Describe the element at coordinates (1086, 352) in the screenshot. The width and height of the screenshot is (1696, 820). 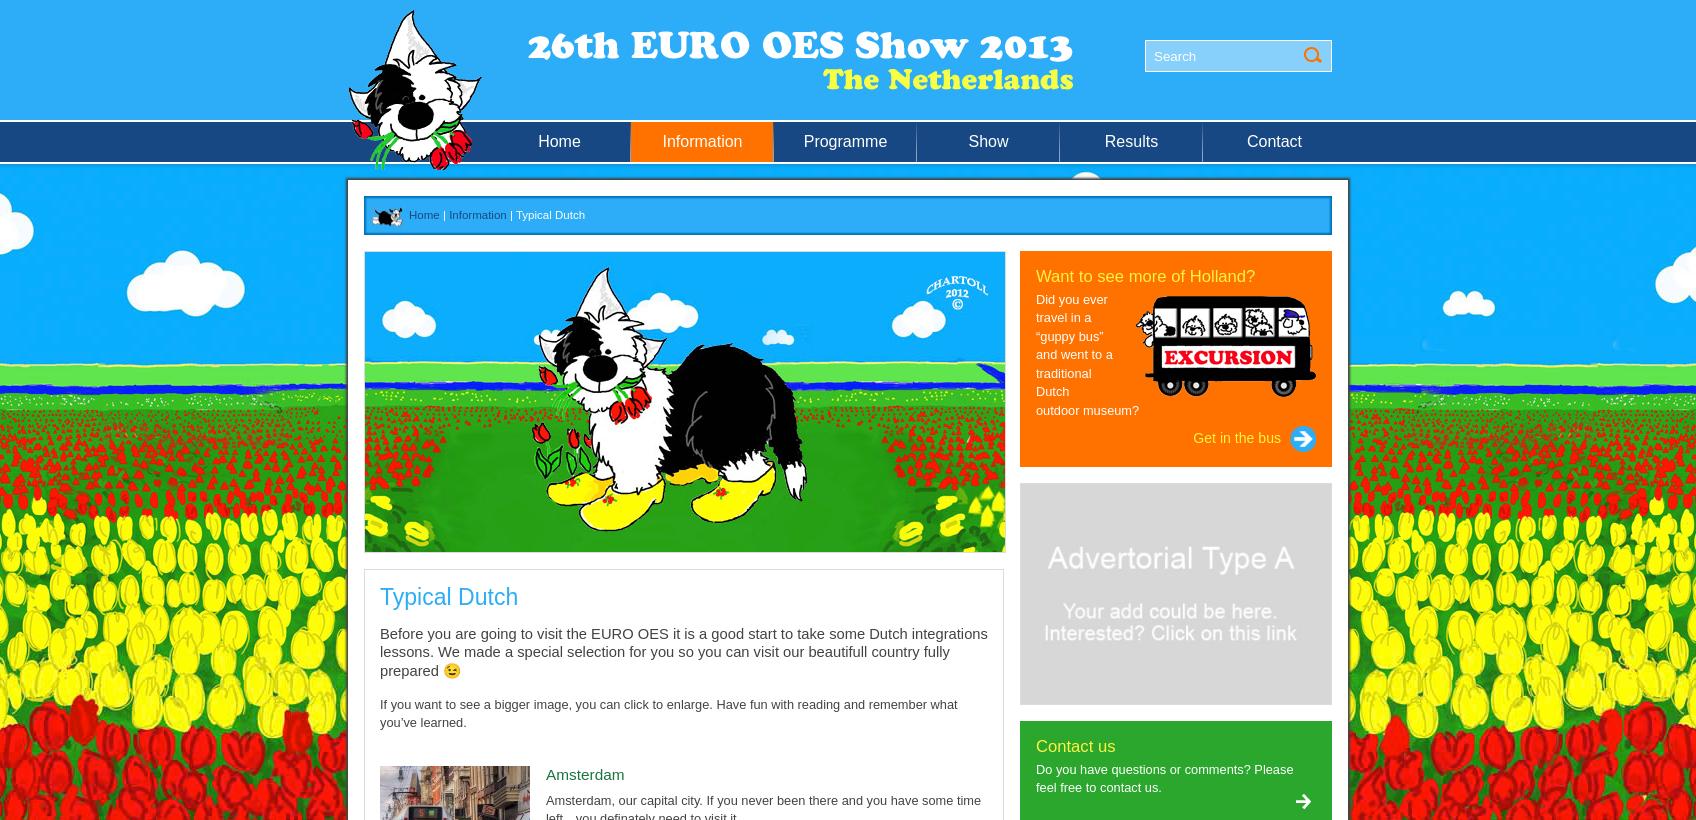
I see `'Did you ever travel in a “guppy bus” and went to a traditional Dutch outdoor museum?'` at that location.